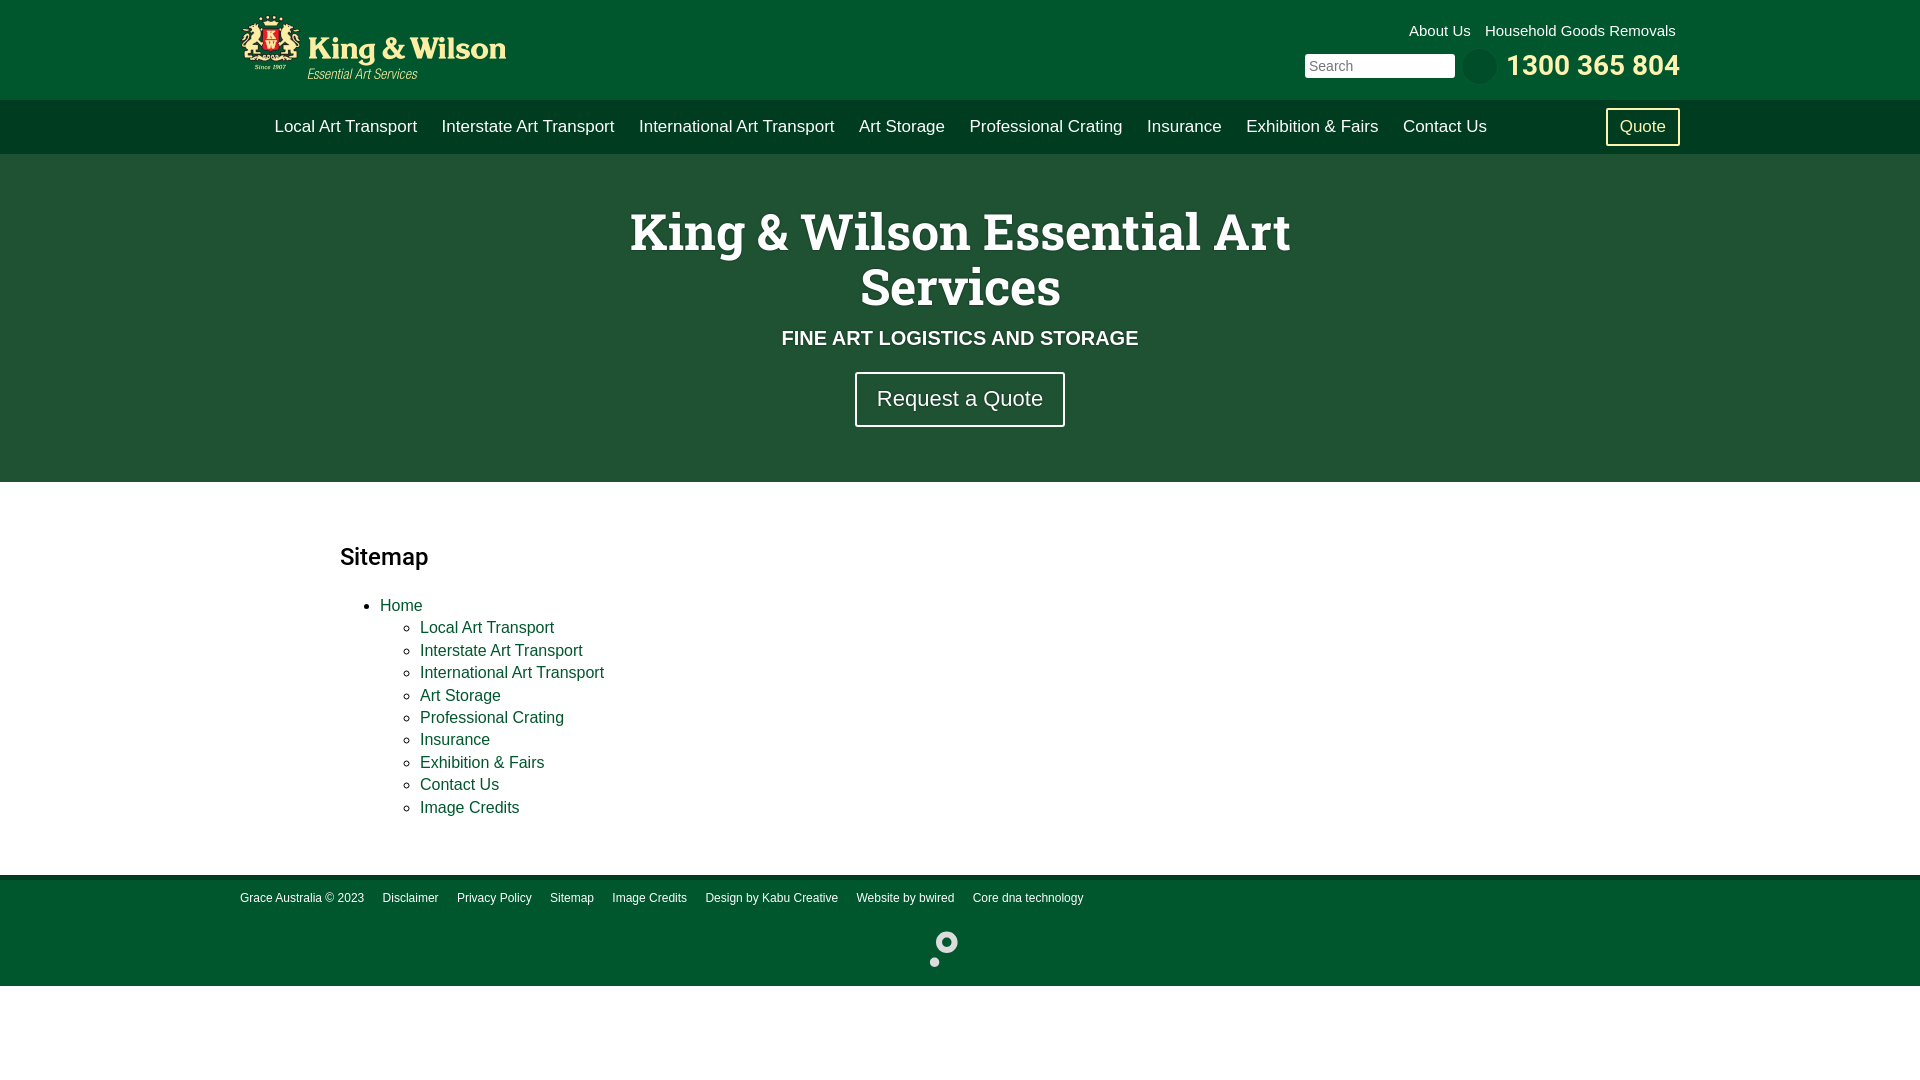  What do you see at coordinates (419, 783) in the screenshot?
I see `'Contact Us'` at bounding box center [419, 783].